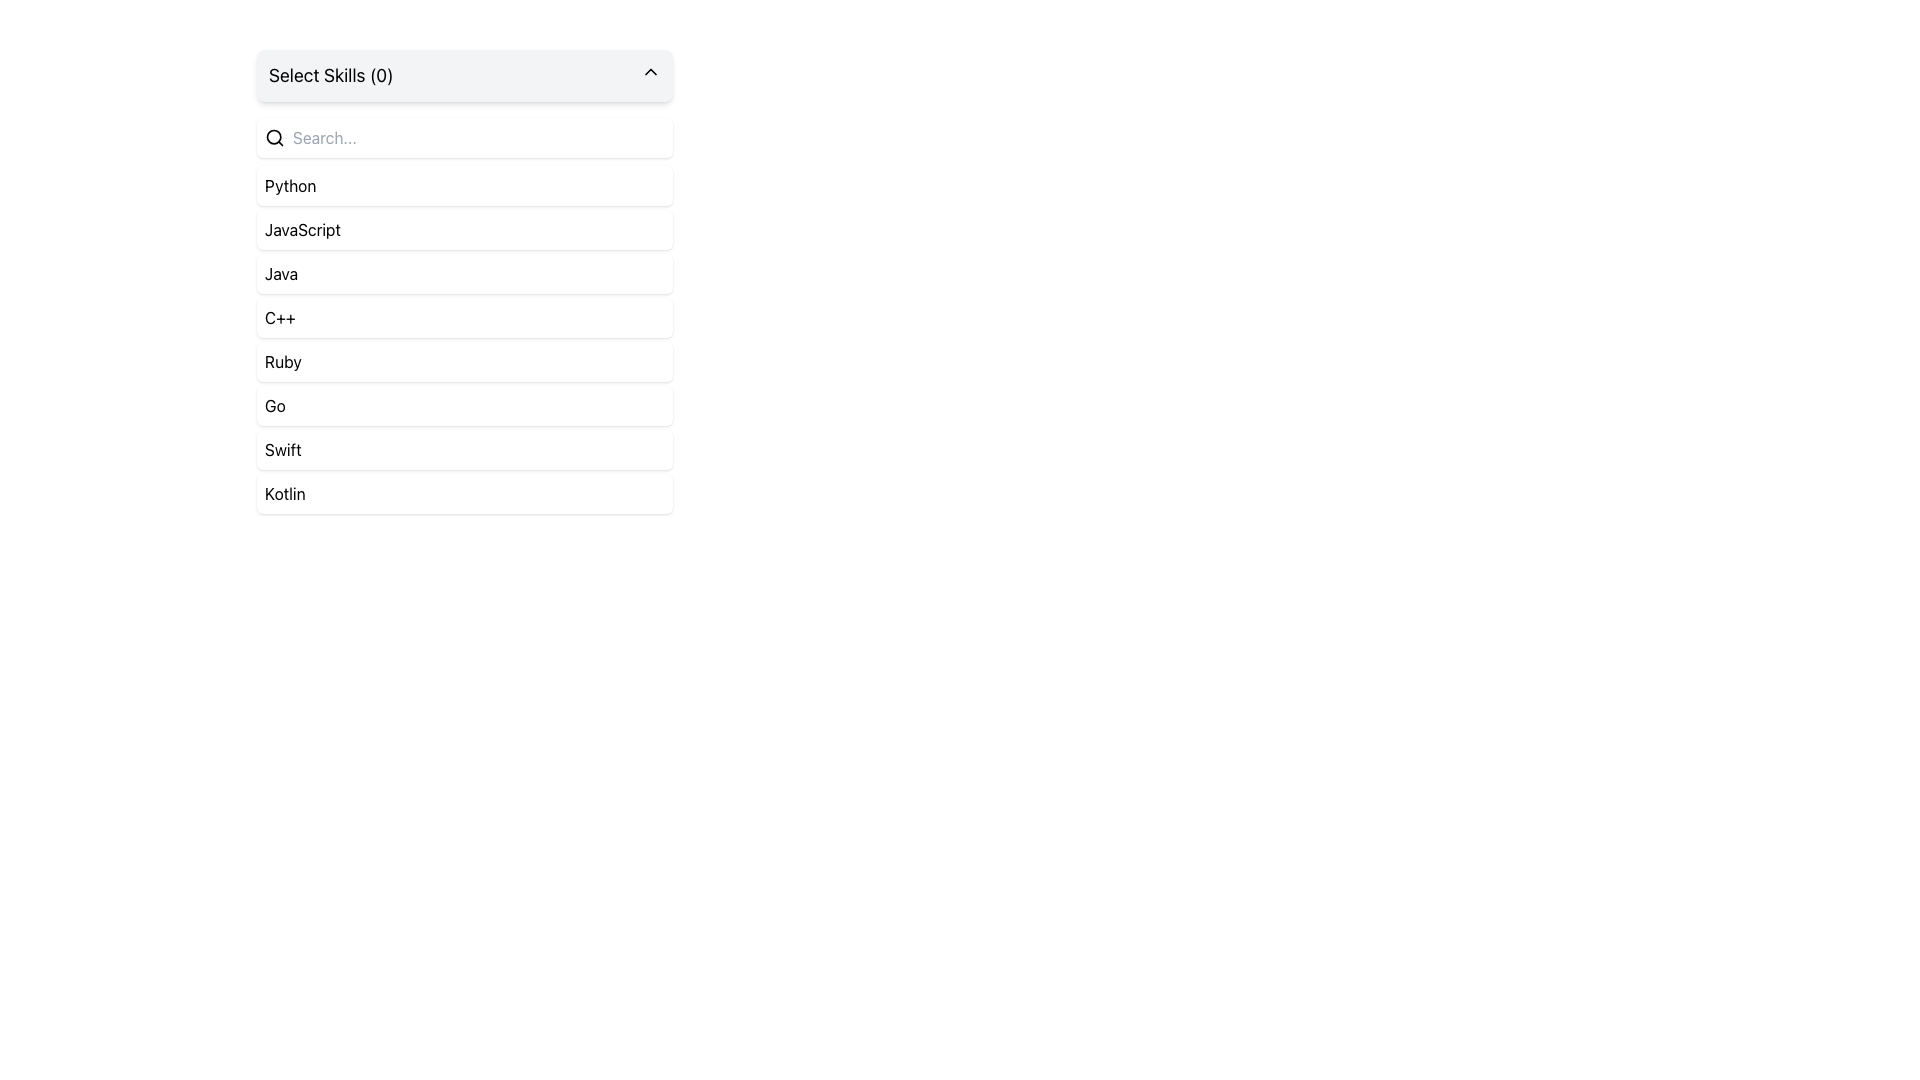  I want to click on the first selectable list item under the 'Select Skills (0)' search bar, which is positioned directly above 'JavaScript', so click(464, 185).